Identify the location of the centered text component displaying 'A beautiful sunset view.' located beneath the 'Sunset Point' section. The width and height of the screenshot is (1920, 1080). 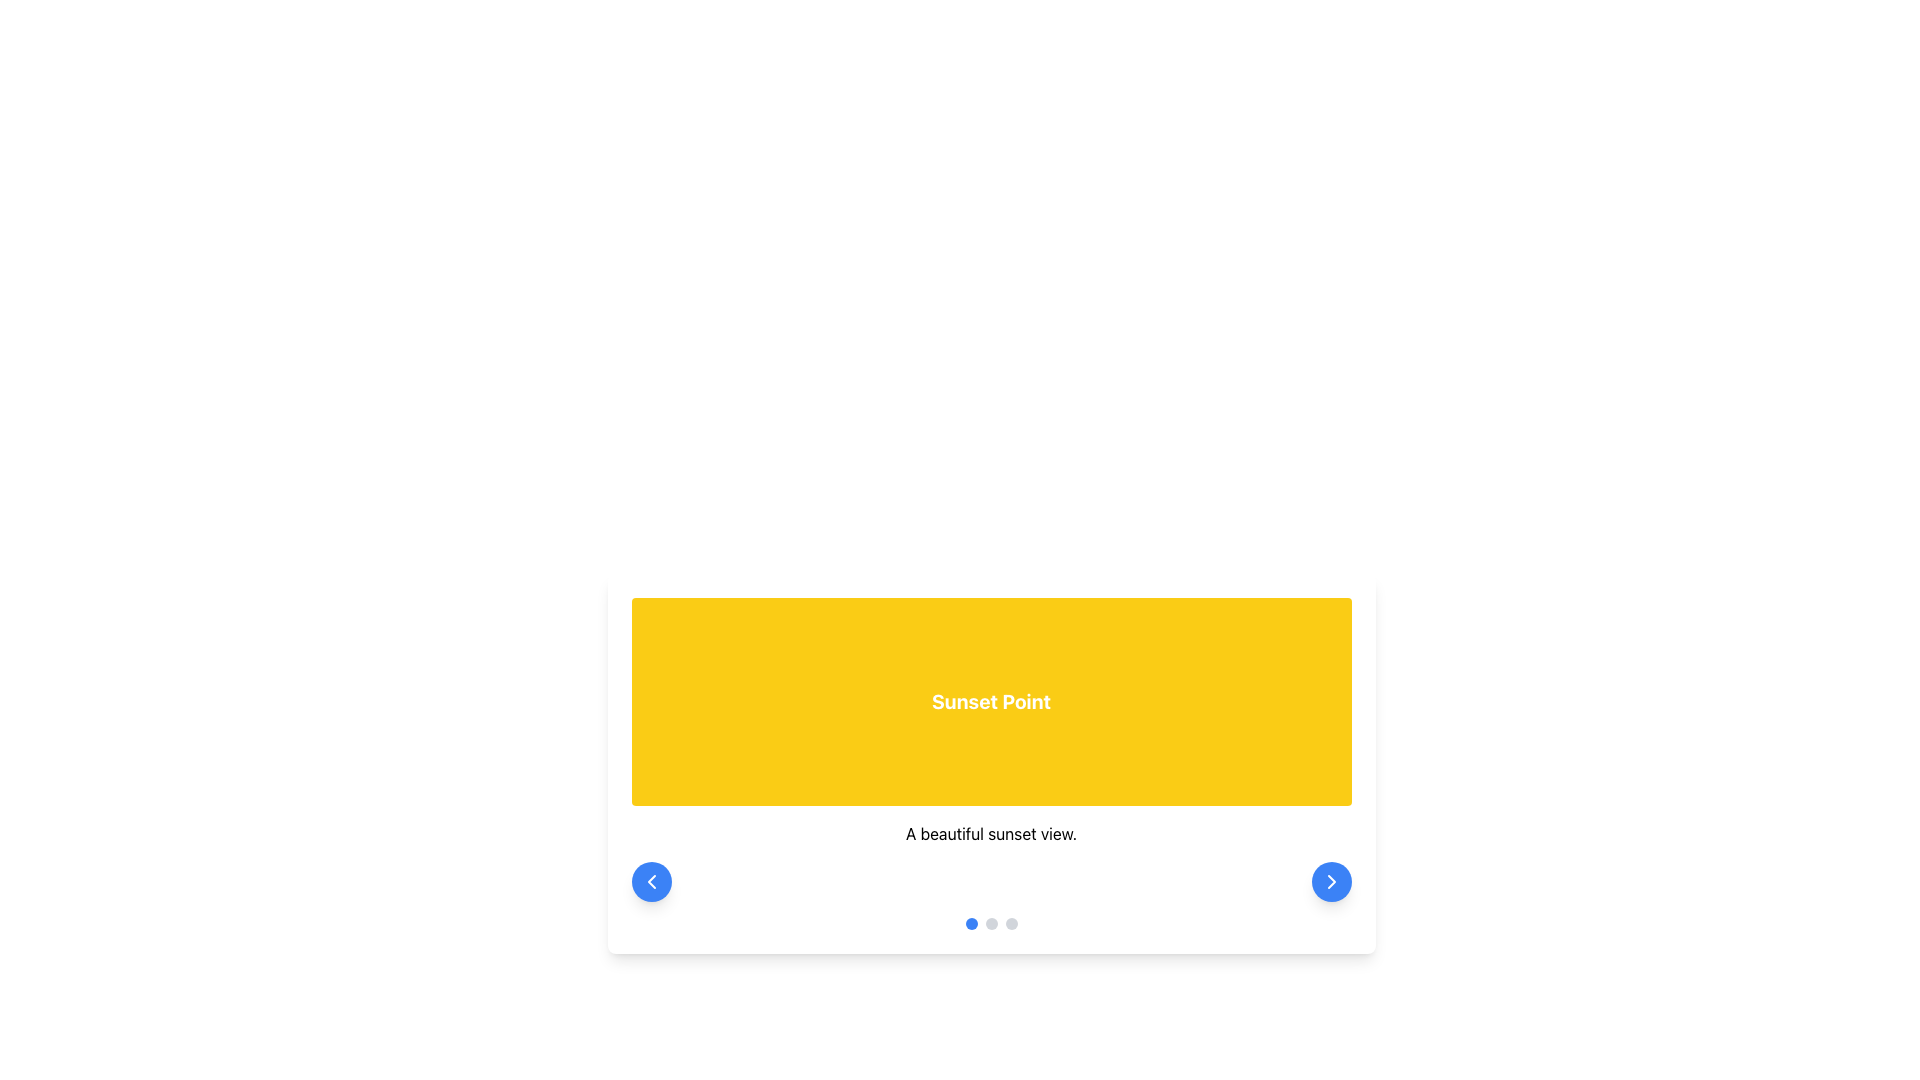
(991, 833).